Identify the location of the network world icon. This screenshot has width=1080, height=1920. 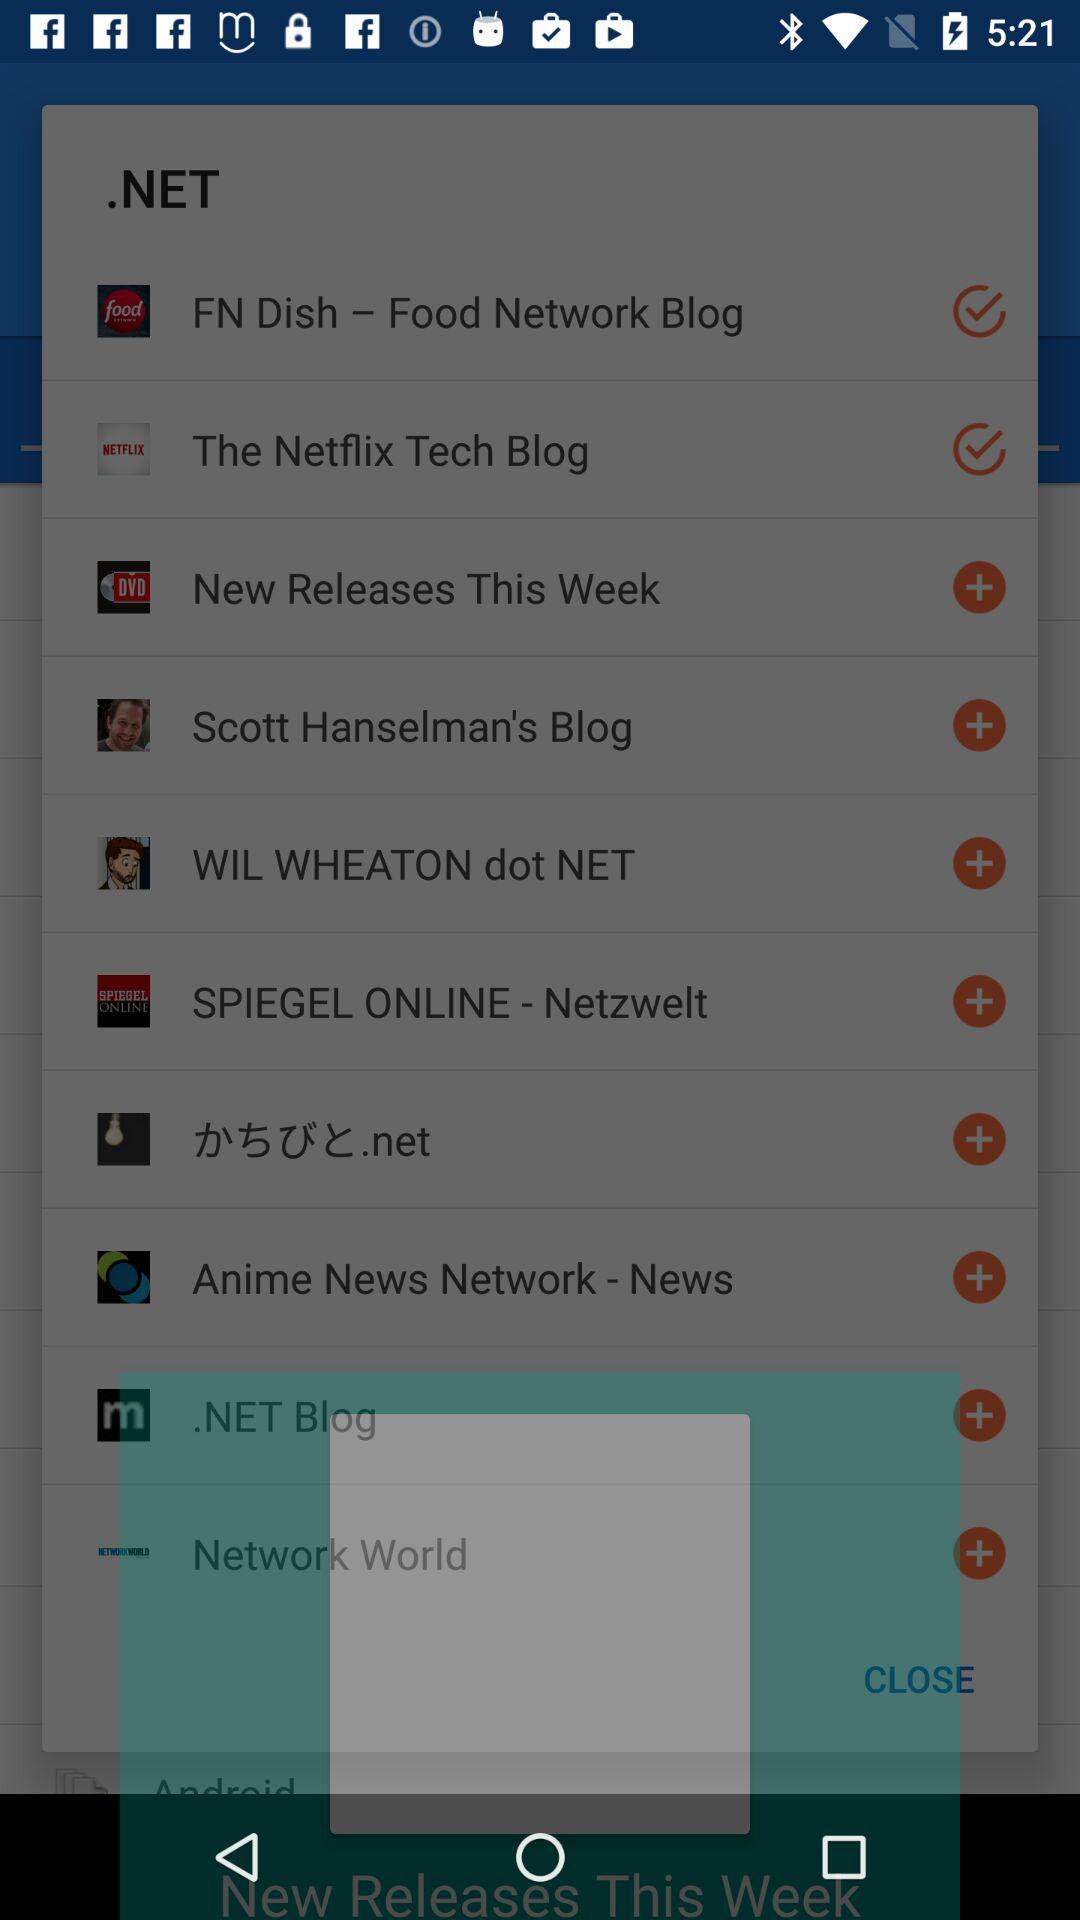
(563, 1552).